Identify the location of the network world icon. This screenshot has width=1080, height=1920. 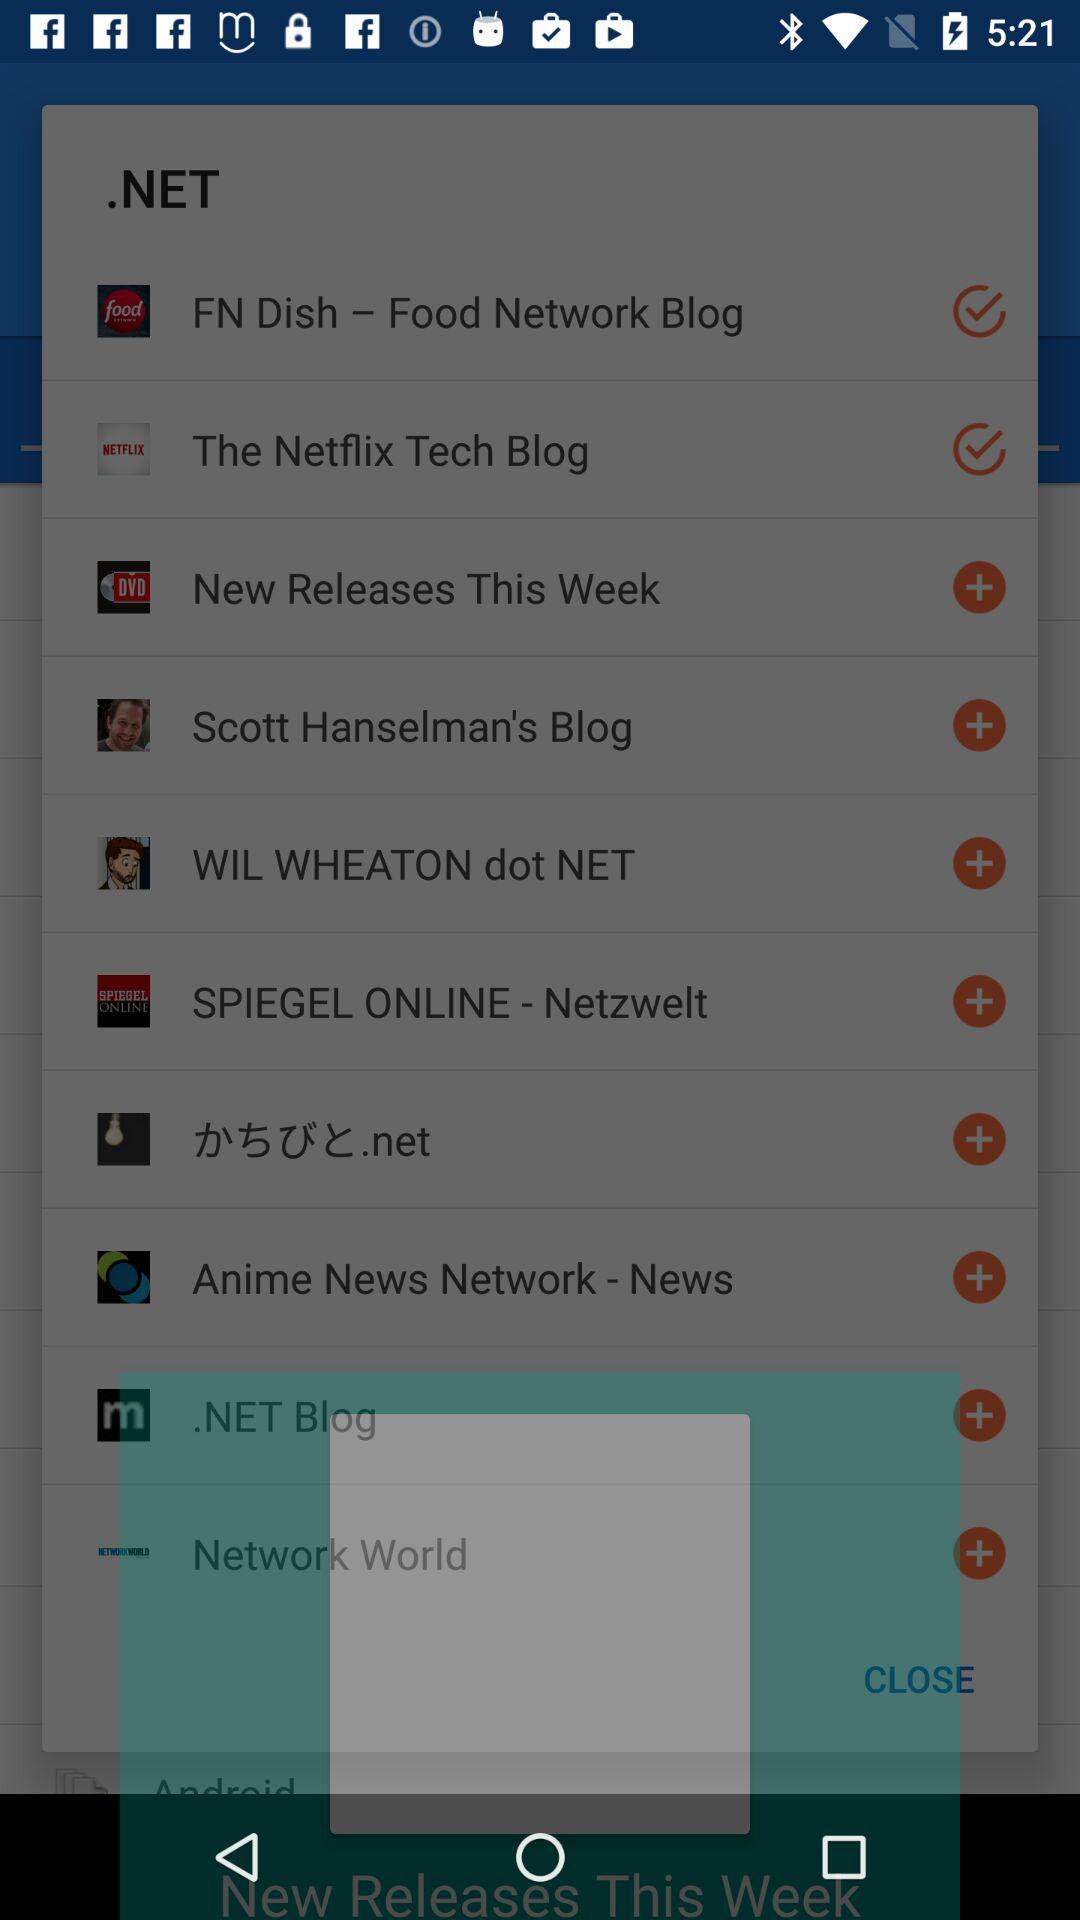
(563, 1552).